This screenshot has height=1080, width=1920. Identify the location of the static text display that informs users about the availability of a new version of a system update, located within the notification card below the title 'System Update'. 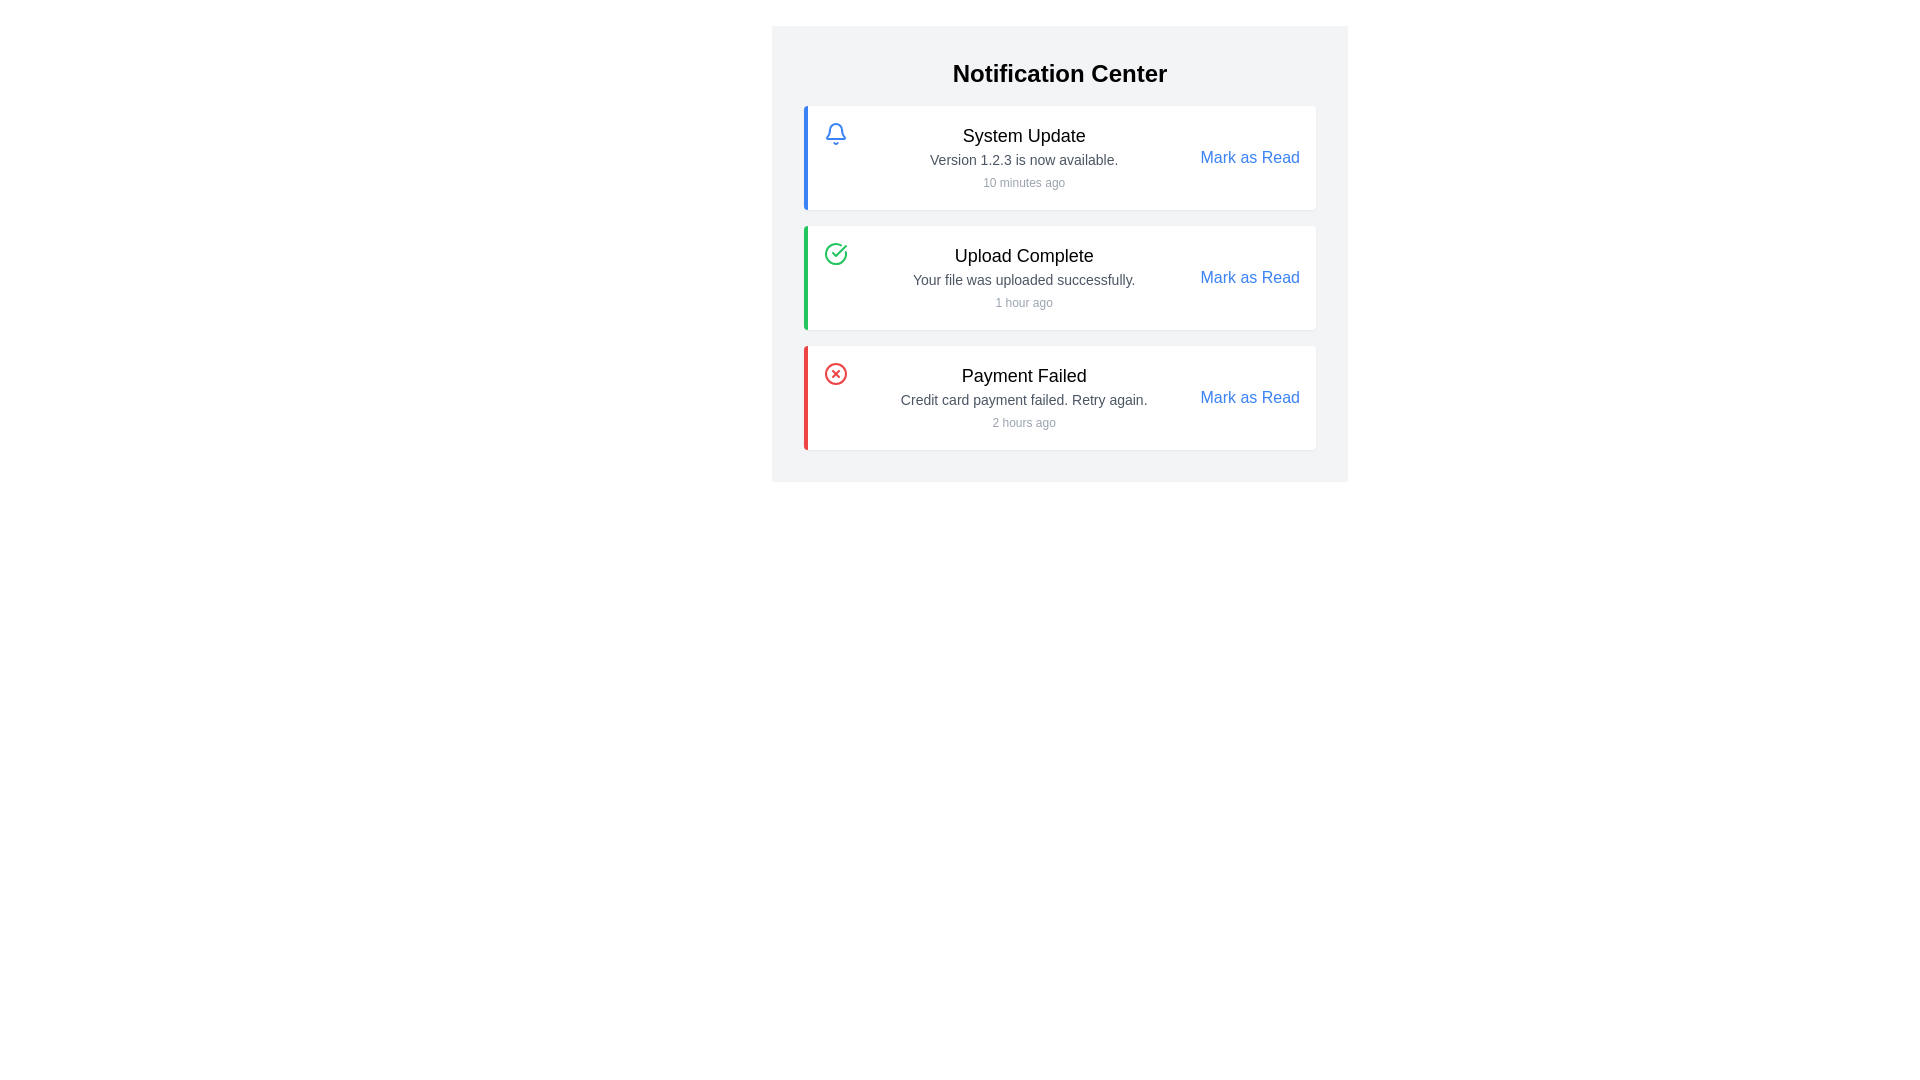
(1024, 158).